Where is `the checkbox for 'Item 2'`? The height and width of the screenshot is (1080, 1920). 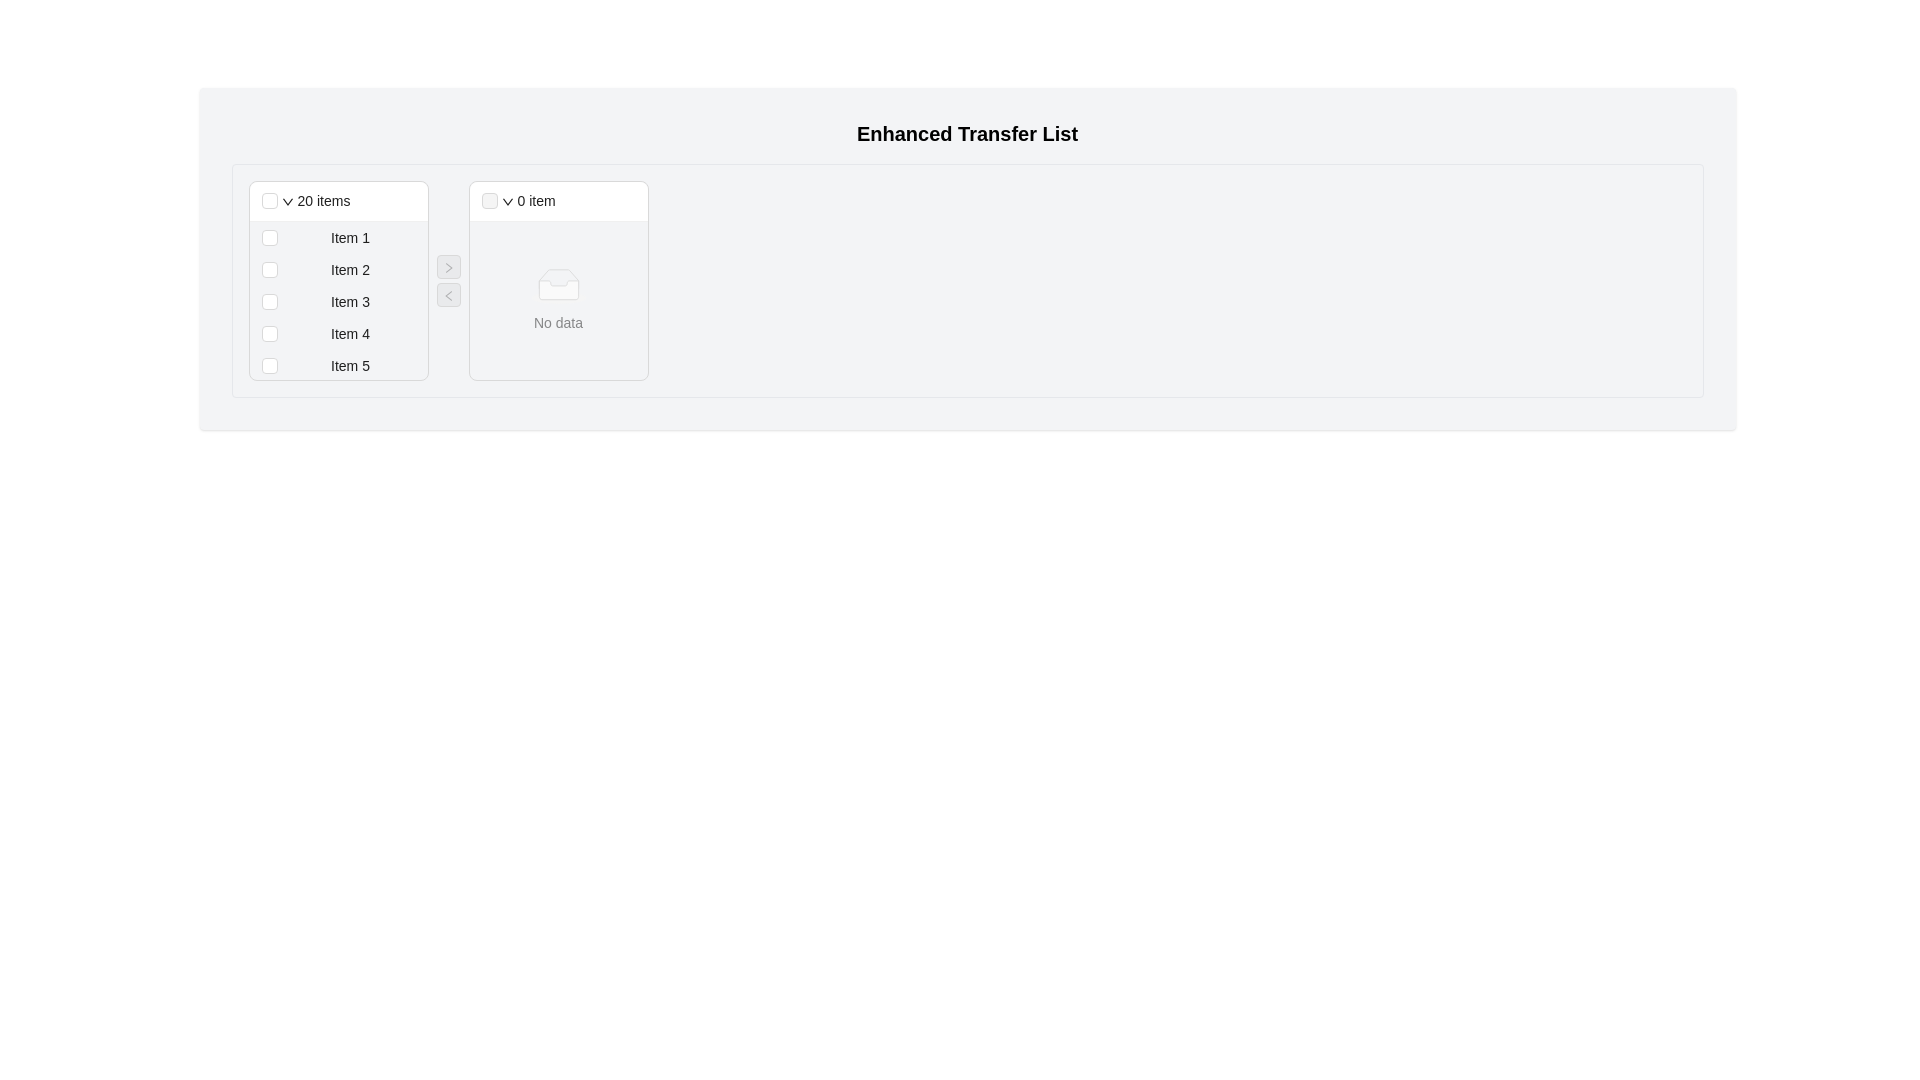 the checkbox for 'Item 2' is located at coordinates (268, 270).